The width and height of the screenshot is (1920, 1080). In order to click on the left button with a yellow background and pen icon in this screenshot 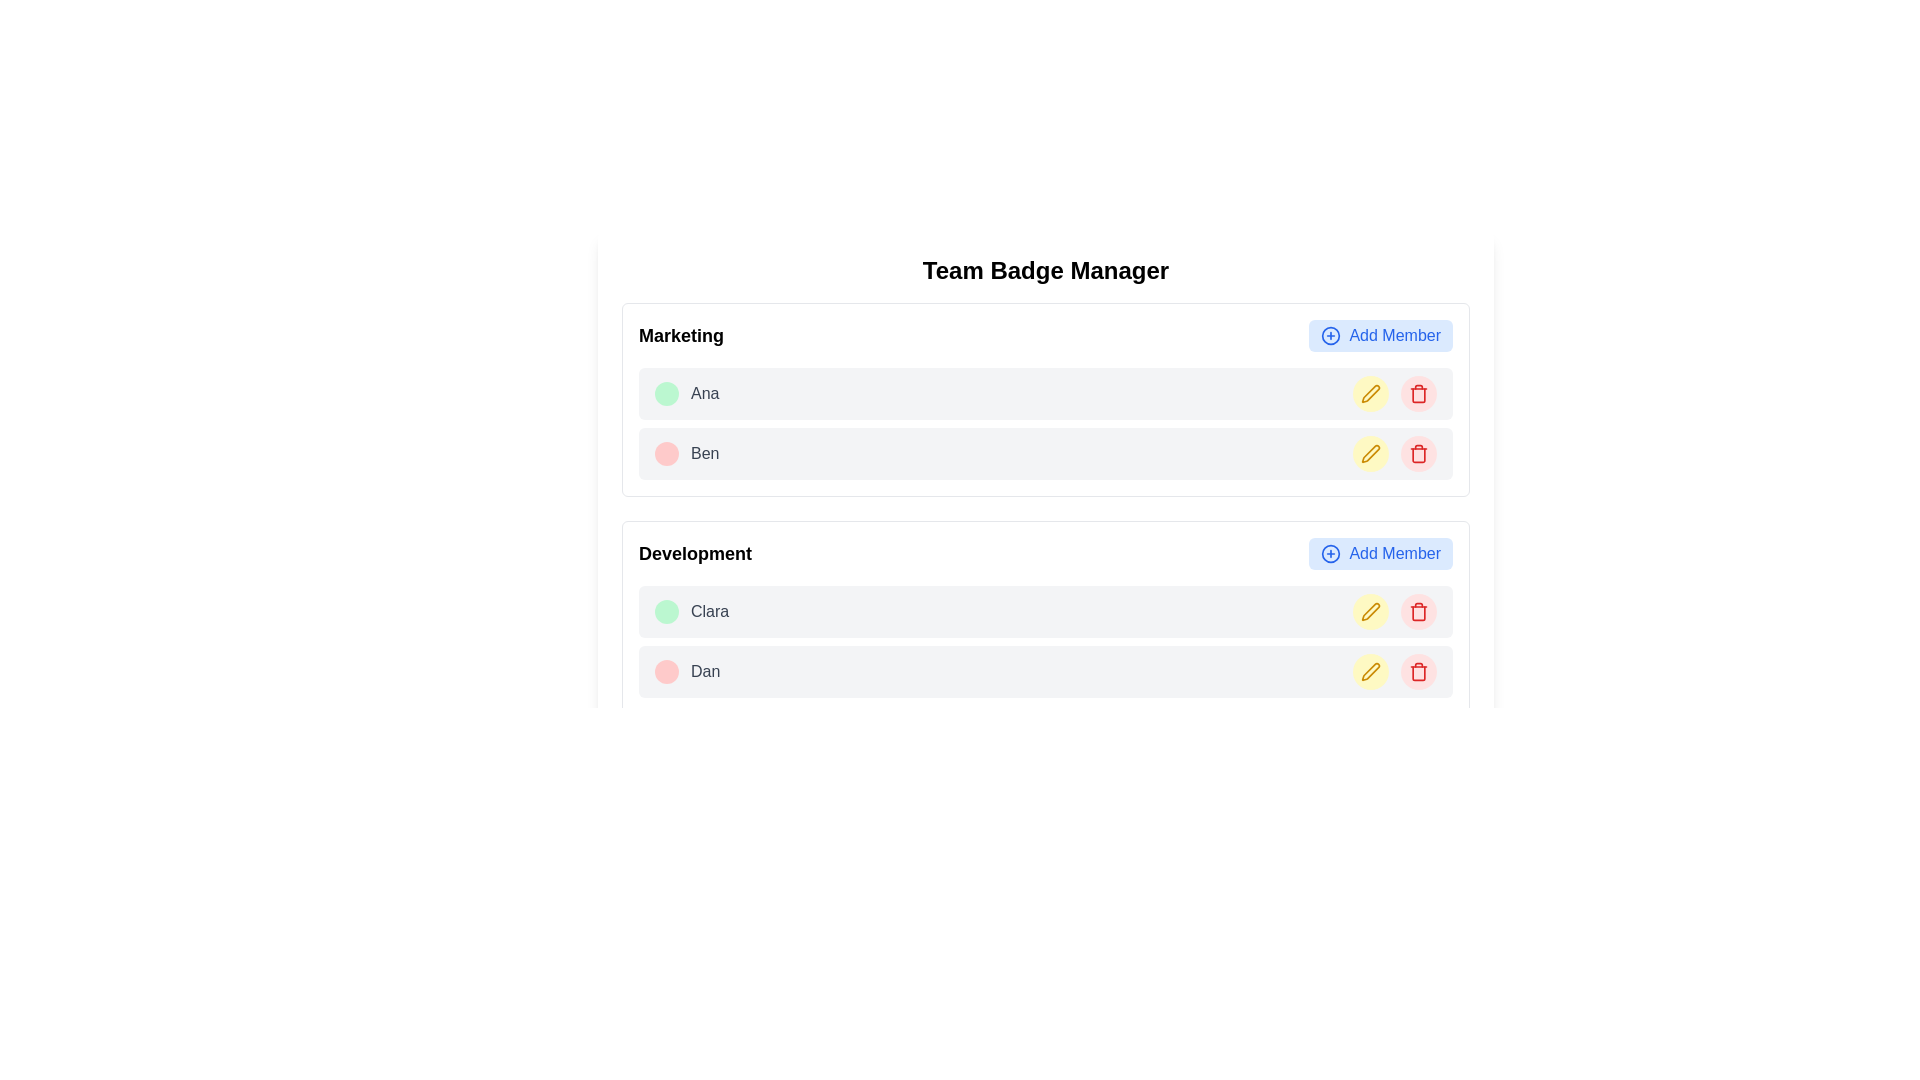, I will do `click(1394, 454)`.